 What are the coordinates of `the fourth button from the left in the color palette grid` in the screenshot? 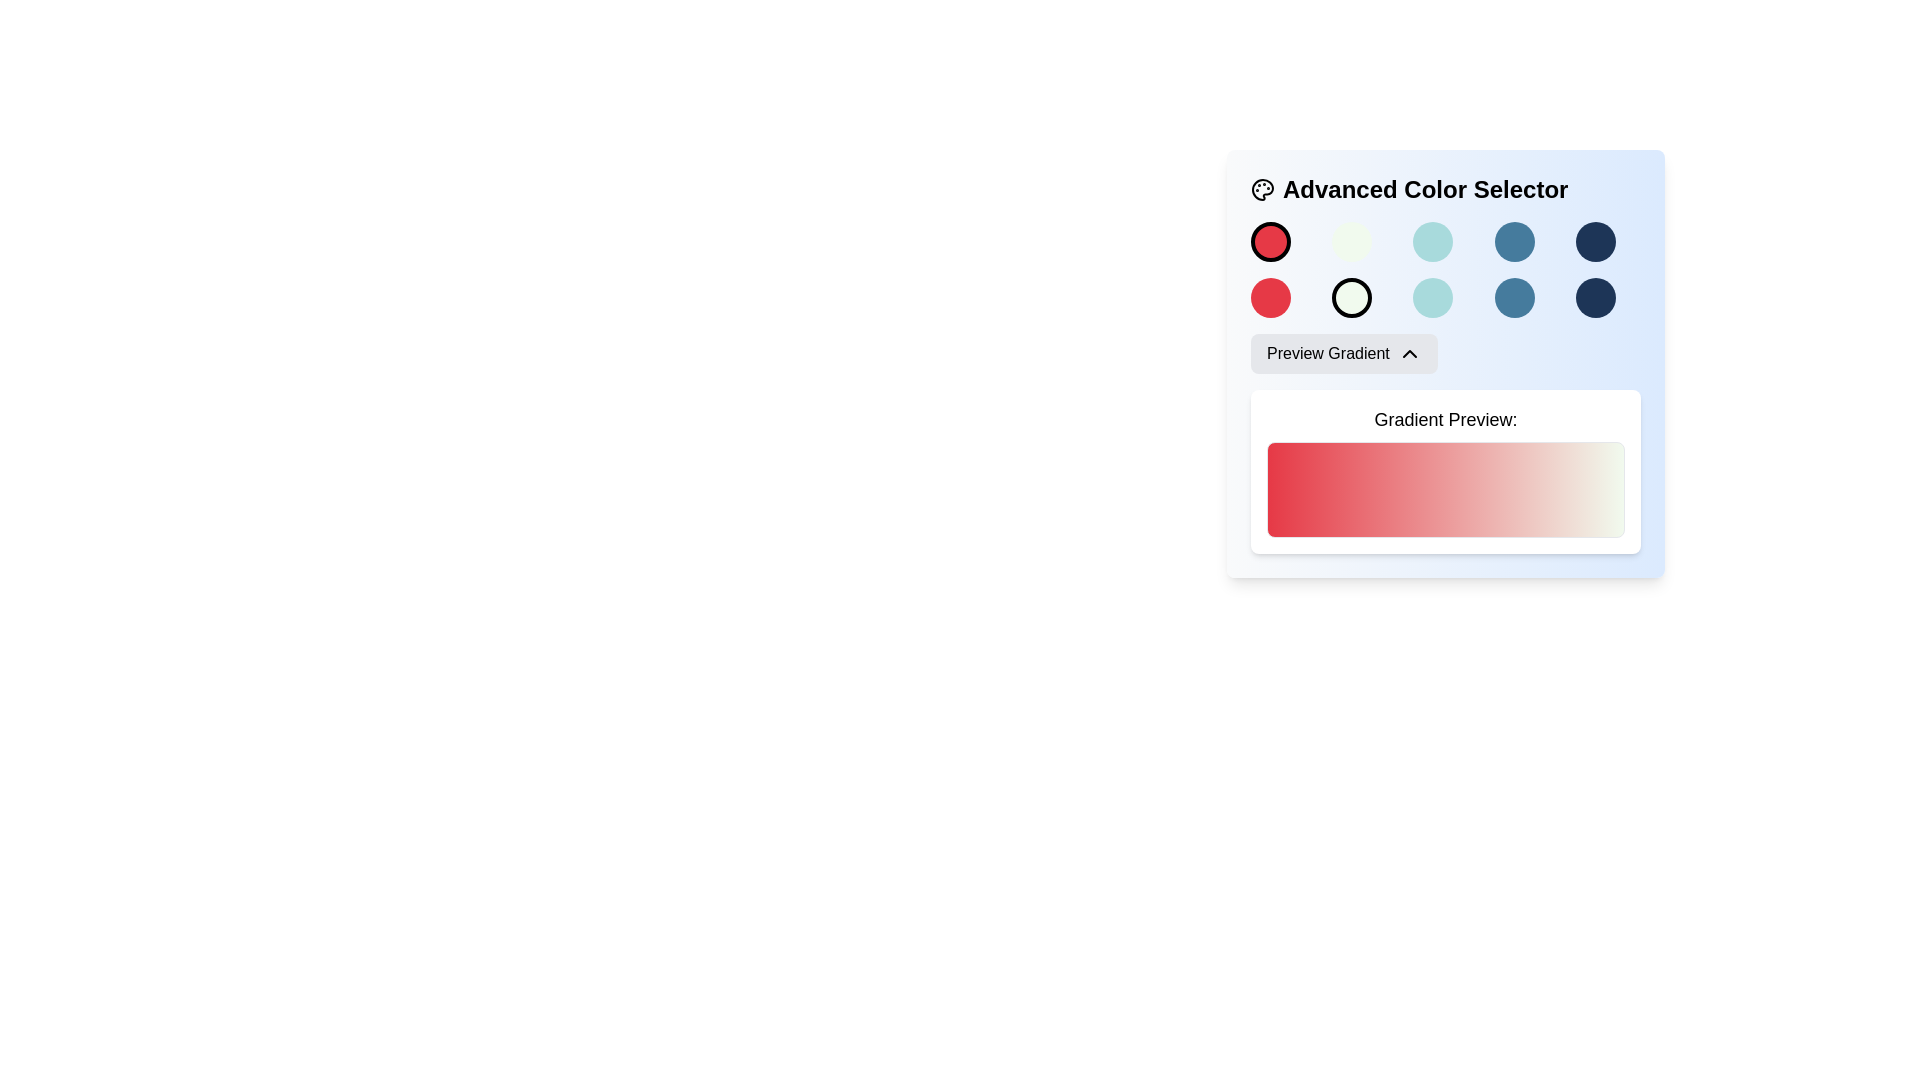 It's located at (1514, 241).